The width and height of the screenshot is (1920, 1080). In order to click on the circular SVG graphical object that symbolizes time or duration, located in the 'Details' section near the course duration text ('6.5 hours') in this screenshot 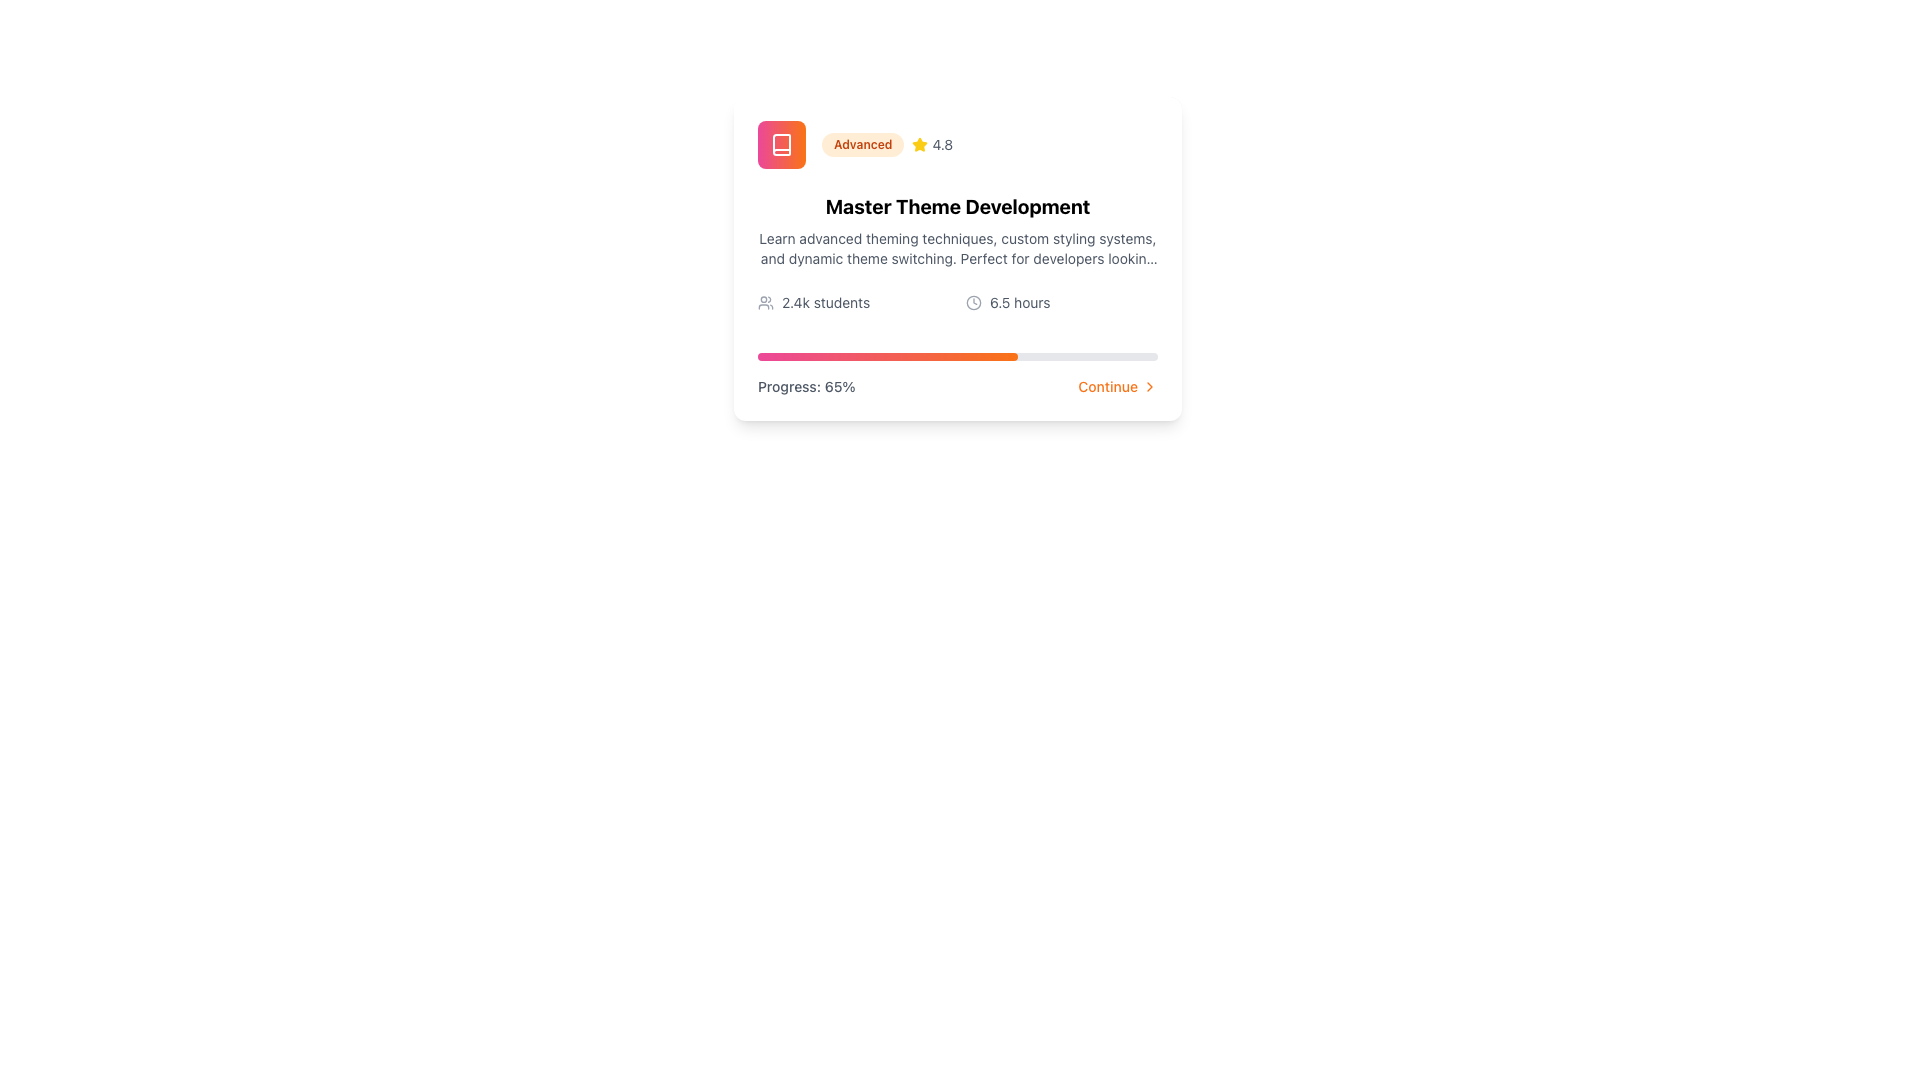, I will do `click(974, 303)`.